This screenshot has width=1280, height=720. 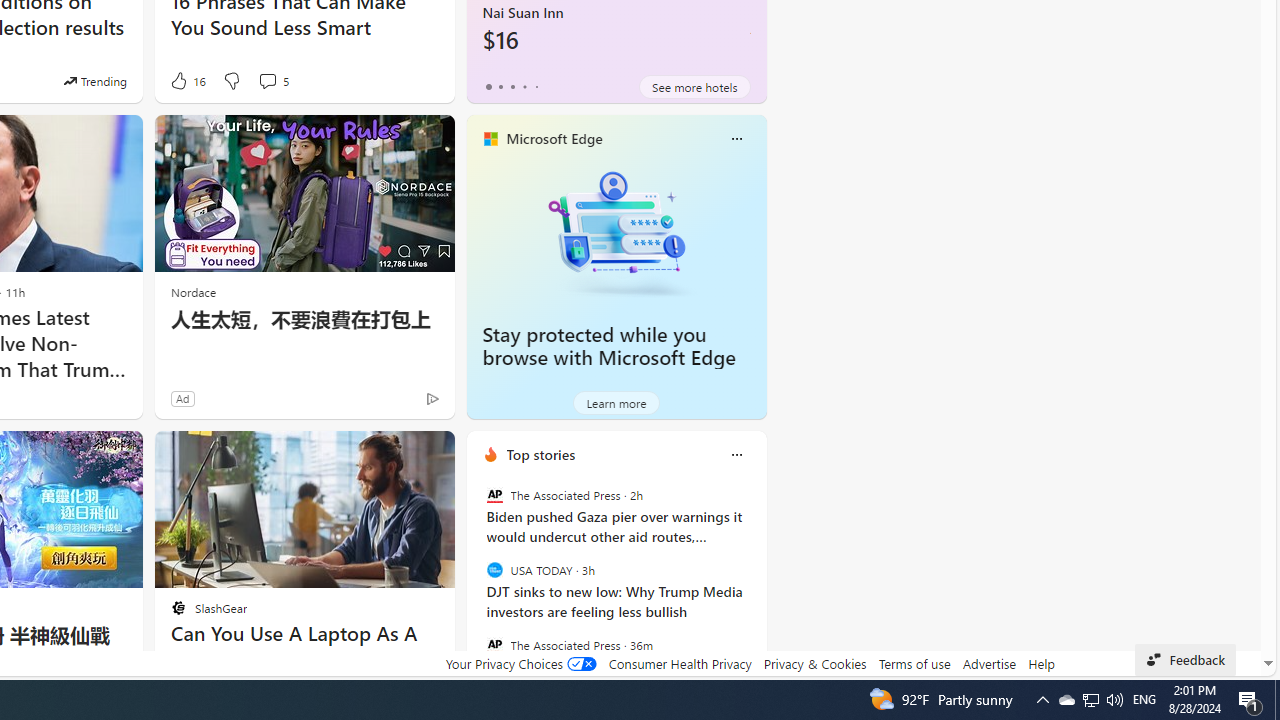 I want to click on 'Class: icon-img', so click(x=735, y=455).